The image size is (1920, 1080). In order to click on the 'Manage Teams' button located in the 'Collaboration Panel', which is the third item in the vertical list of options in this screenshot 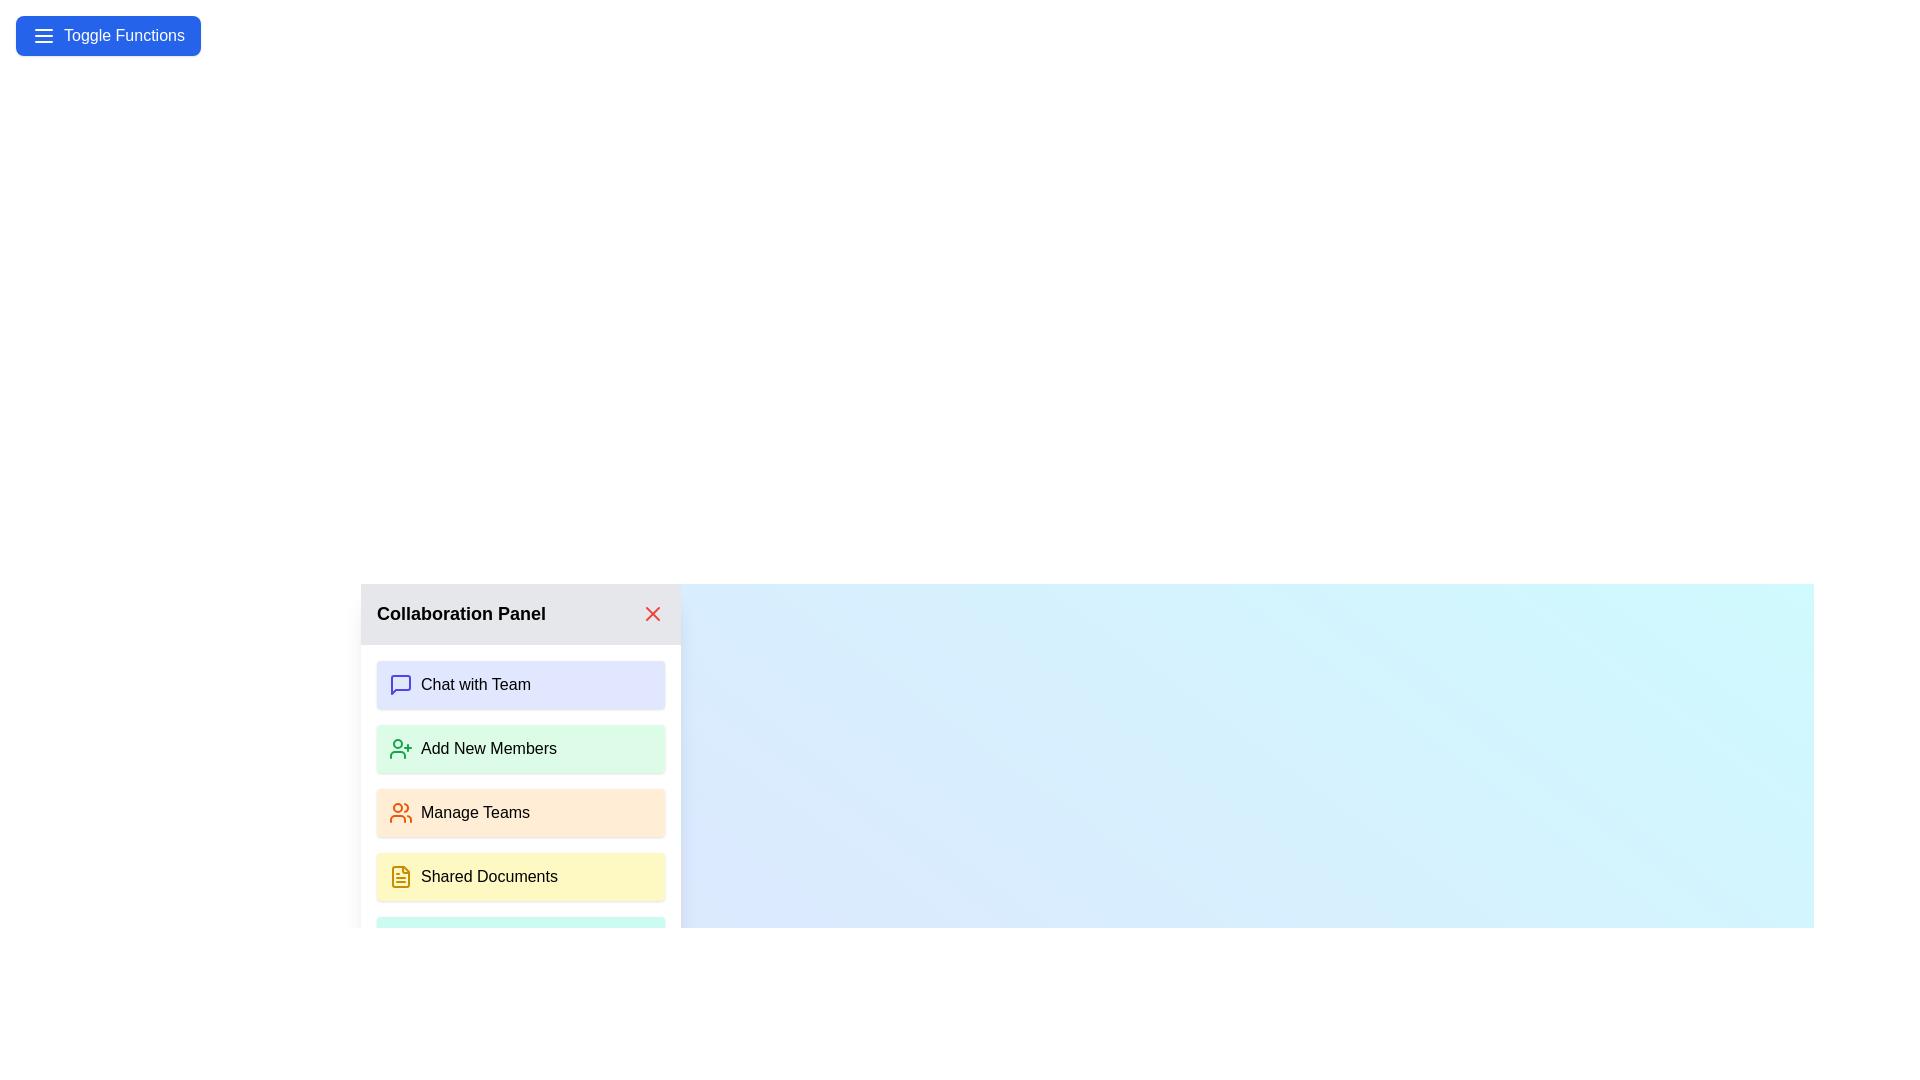, I will do `click(521, 813)`.